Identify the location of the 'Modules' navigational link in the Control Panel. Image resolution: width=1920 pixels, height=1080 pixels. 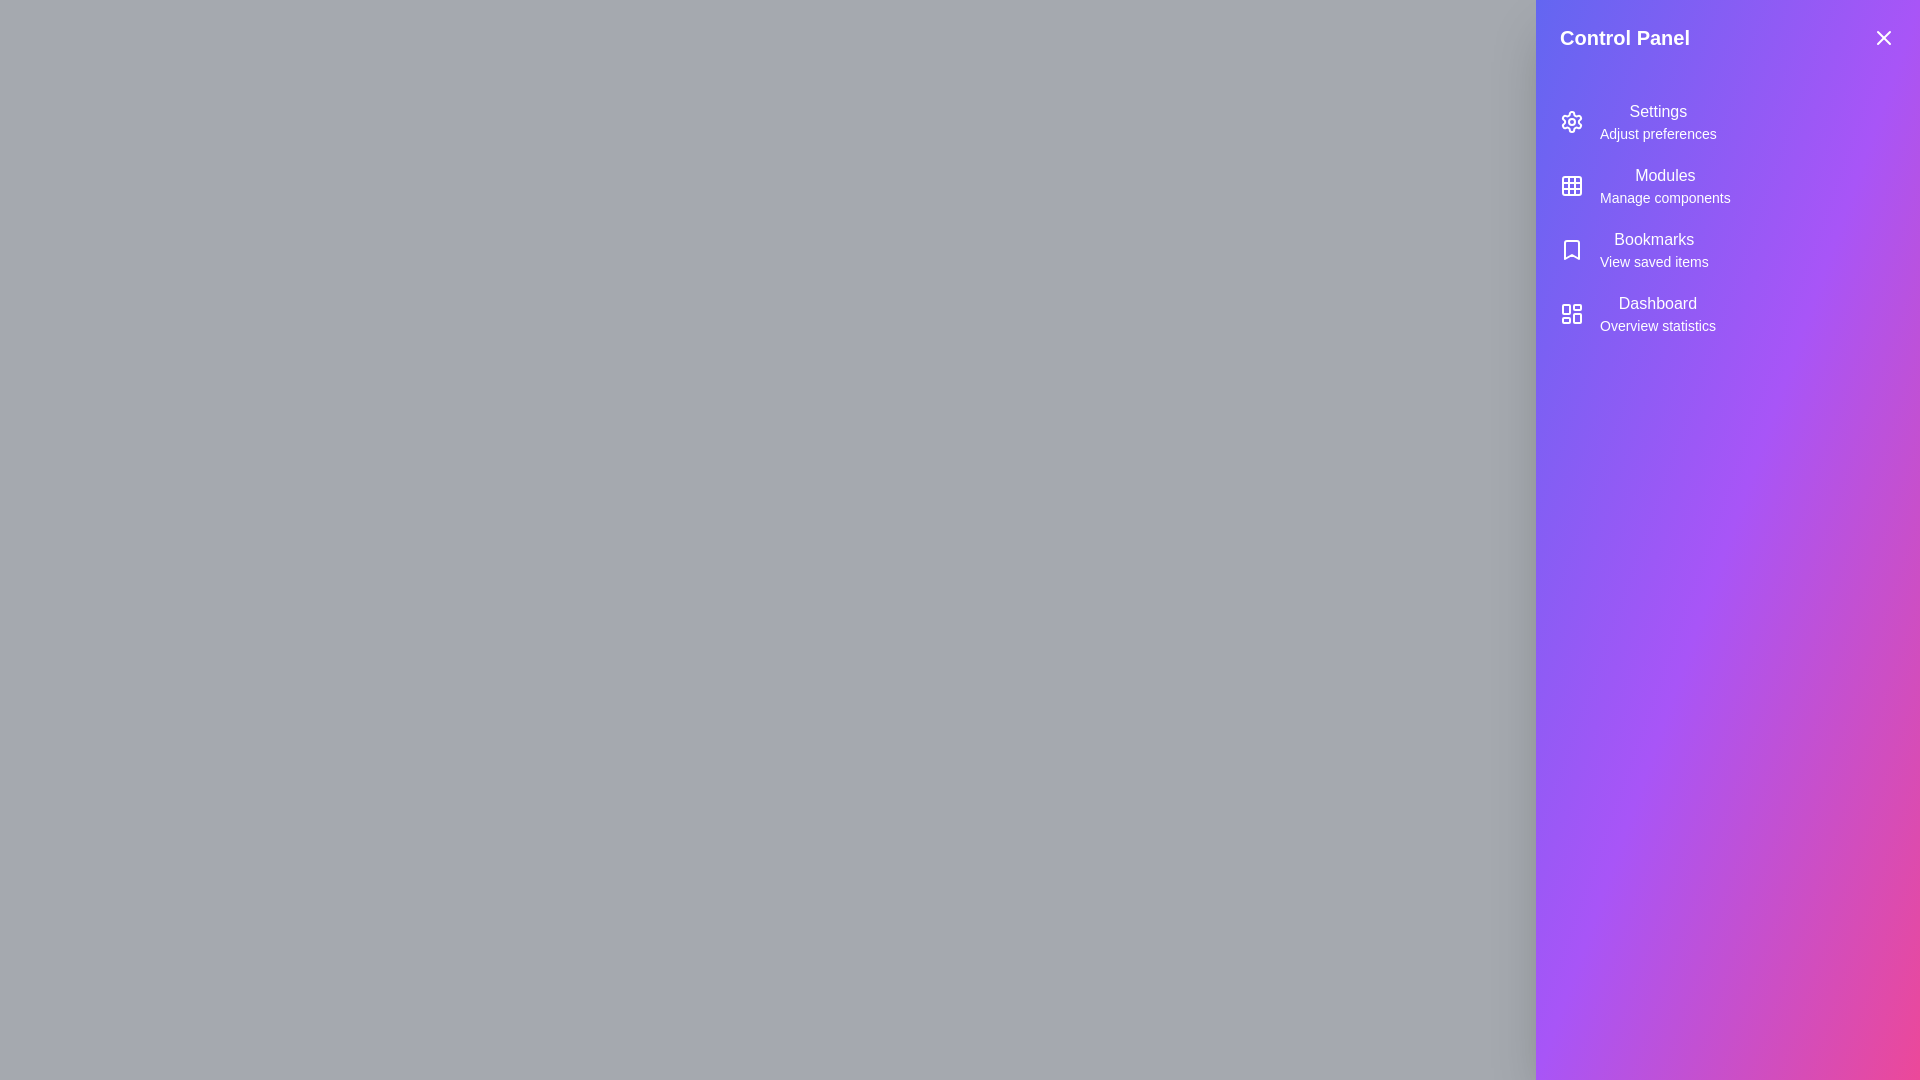
(1665, 185).